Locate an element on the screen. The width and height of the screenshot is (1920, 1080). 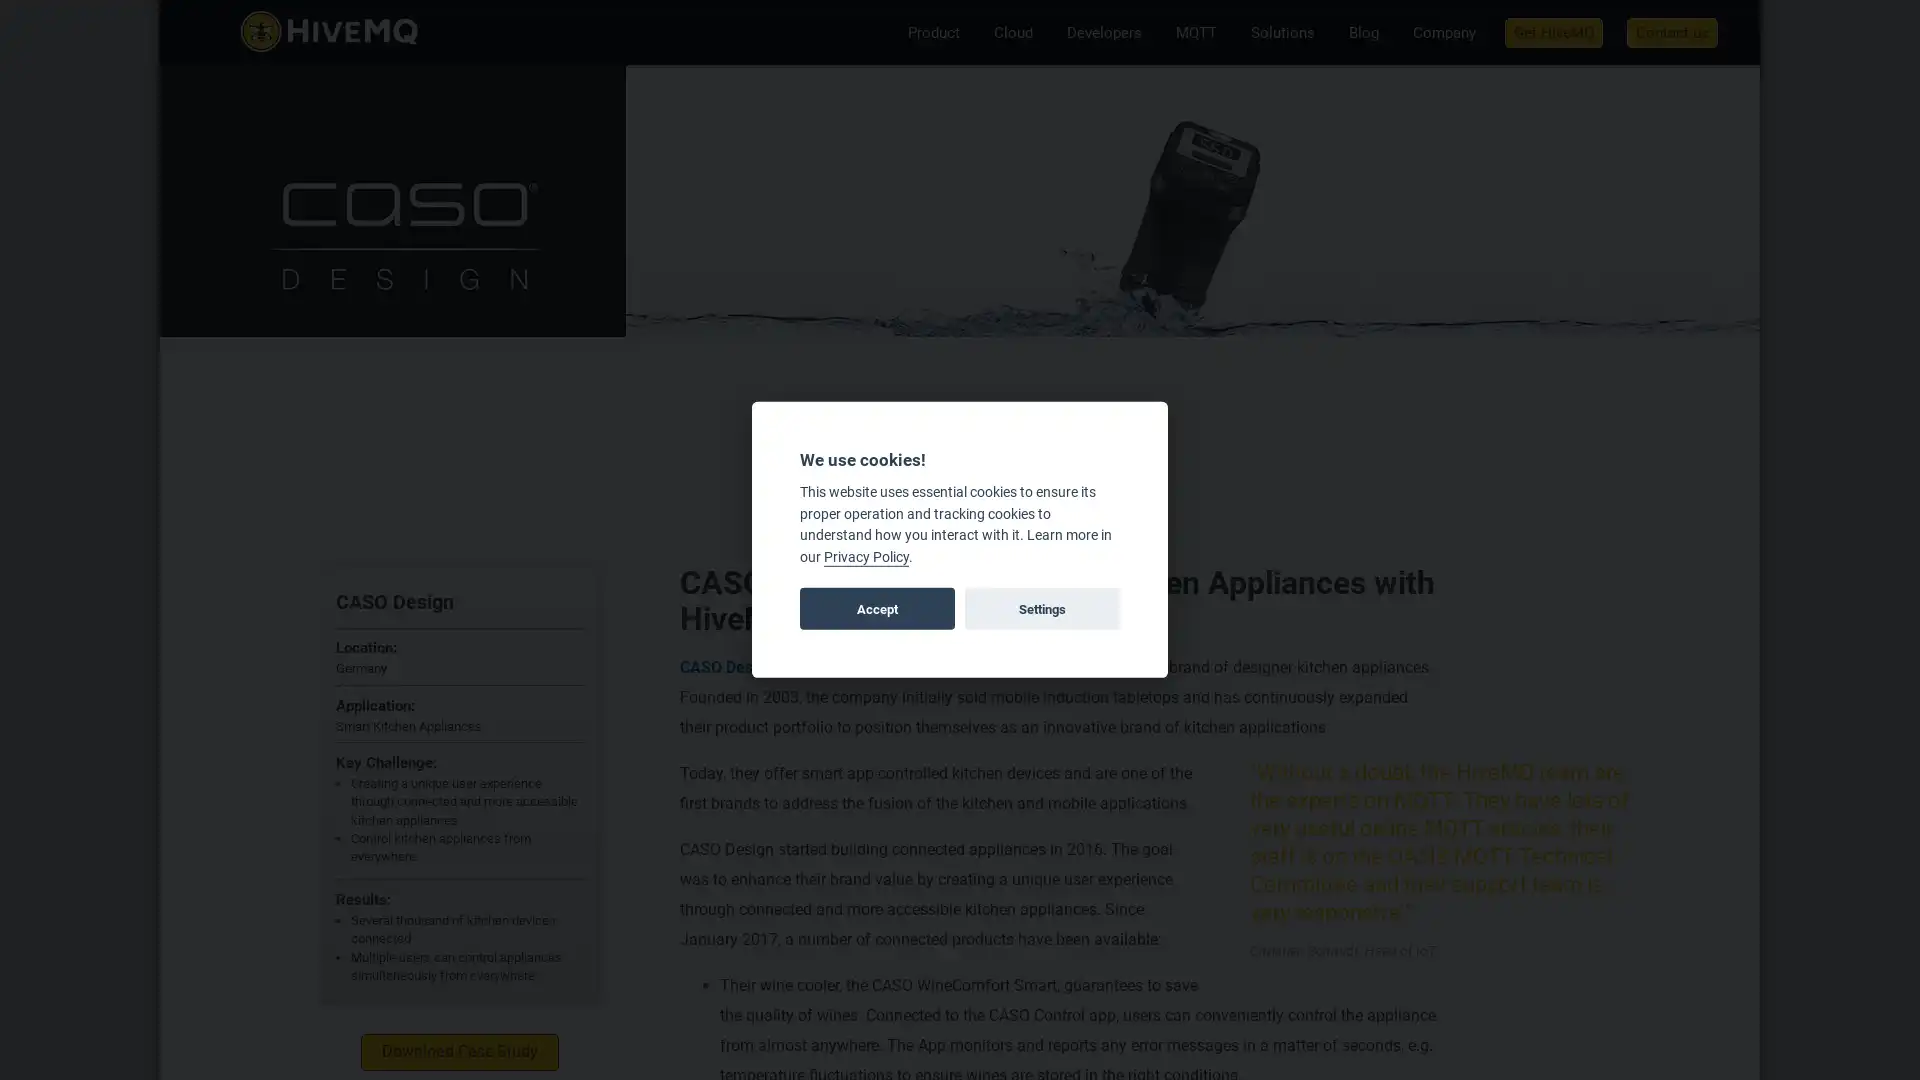
Get HiveMQ is located at coordinates (1553, 31).